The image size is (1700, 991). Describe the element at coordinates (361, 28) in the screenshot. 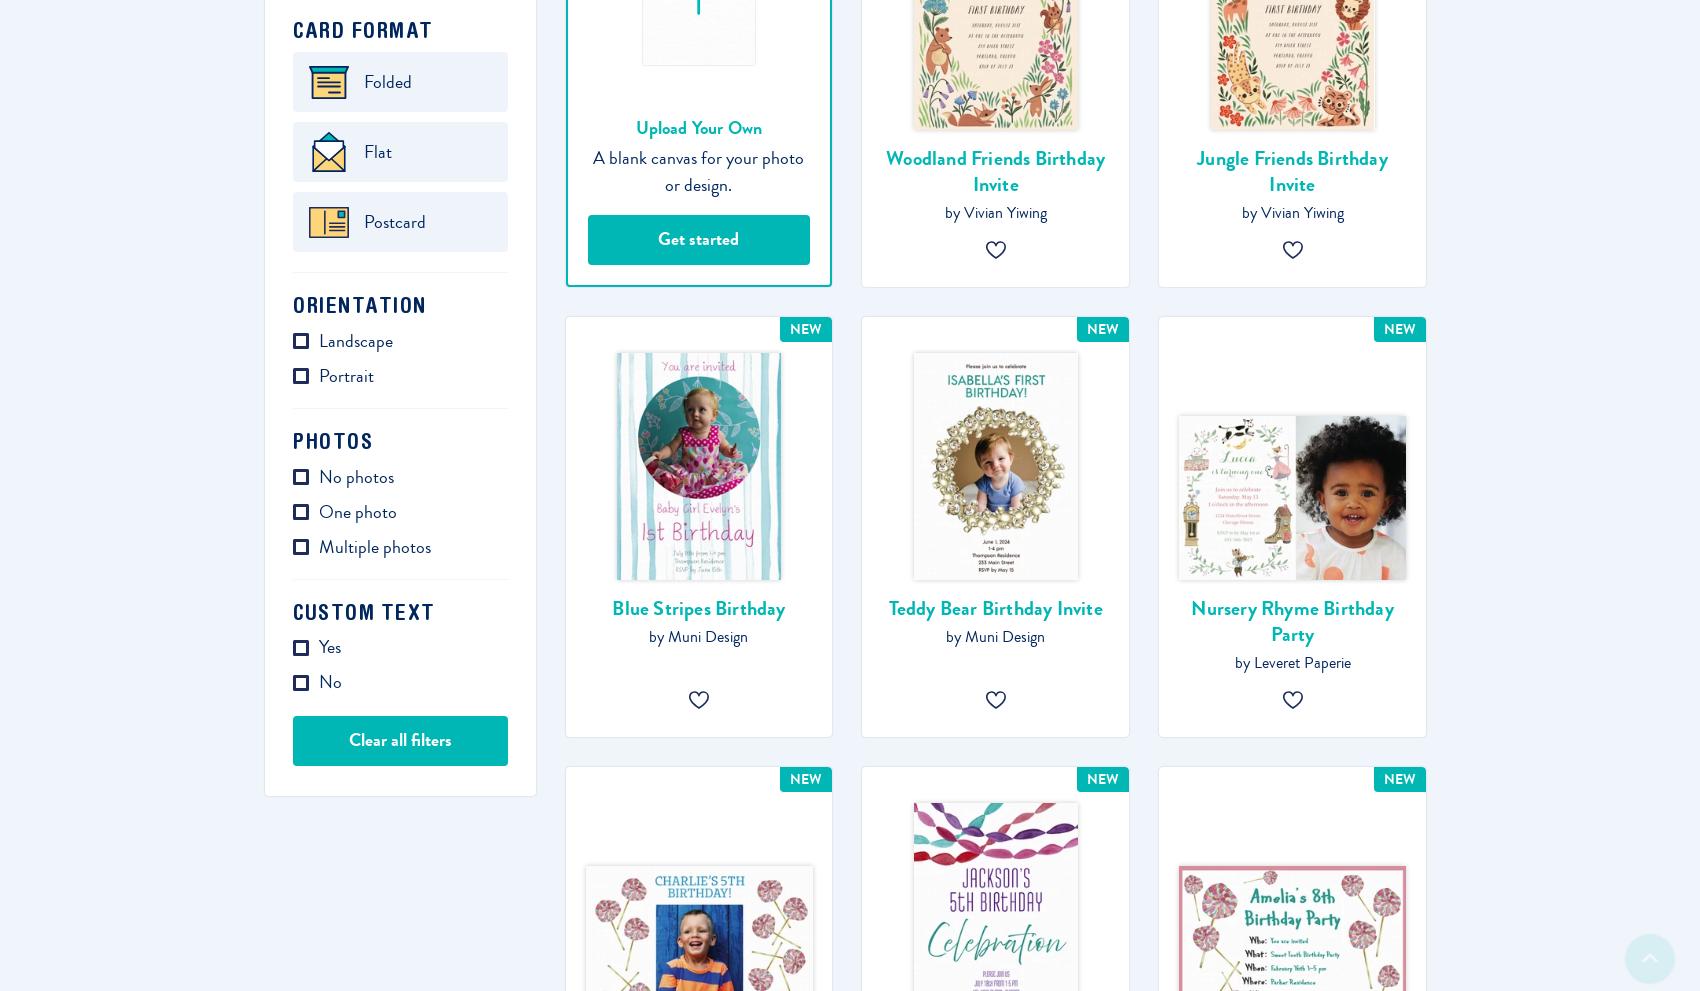

I see `'Card format'` at that location.